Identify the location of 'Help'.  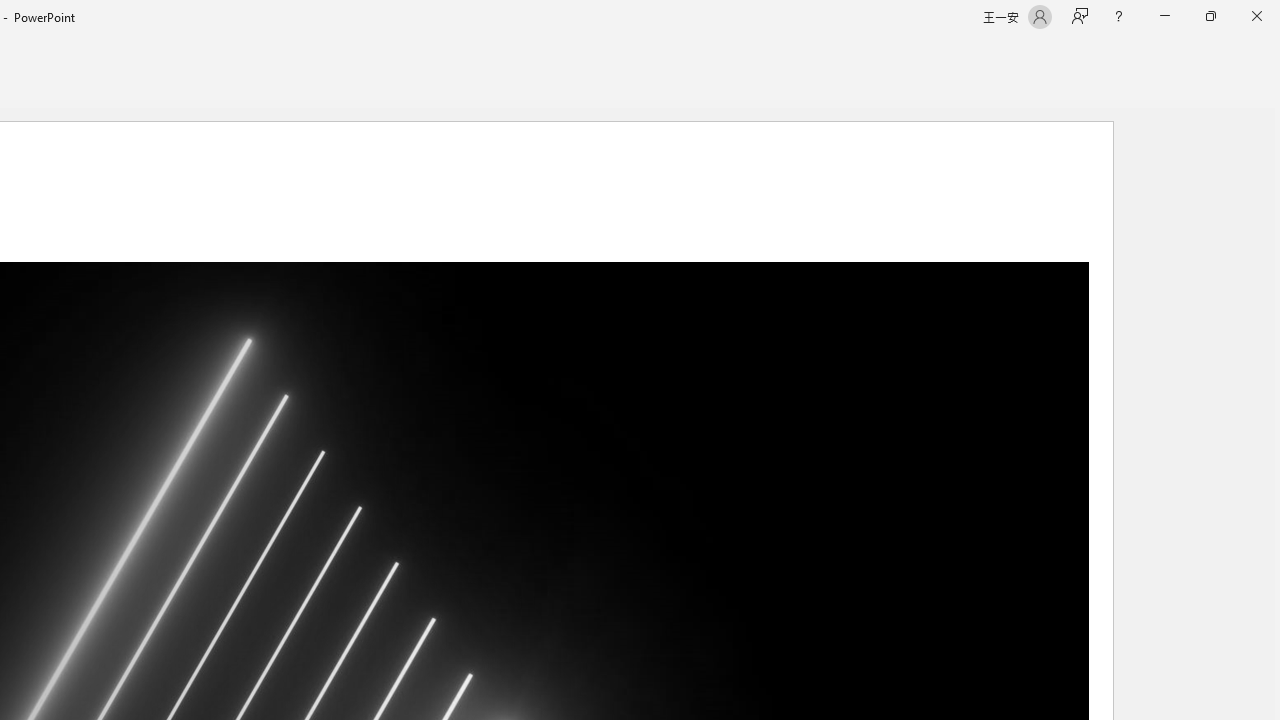
(1117, 16).